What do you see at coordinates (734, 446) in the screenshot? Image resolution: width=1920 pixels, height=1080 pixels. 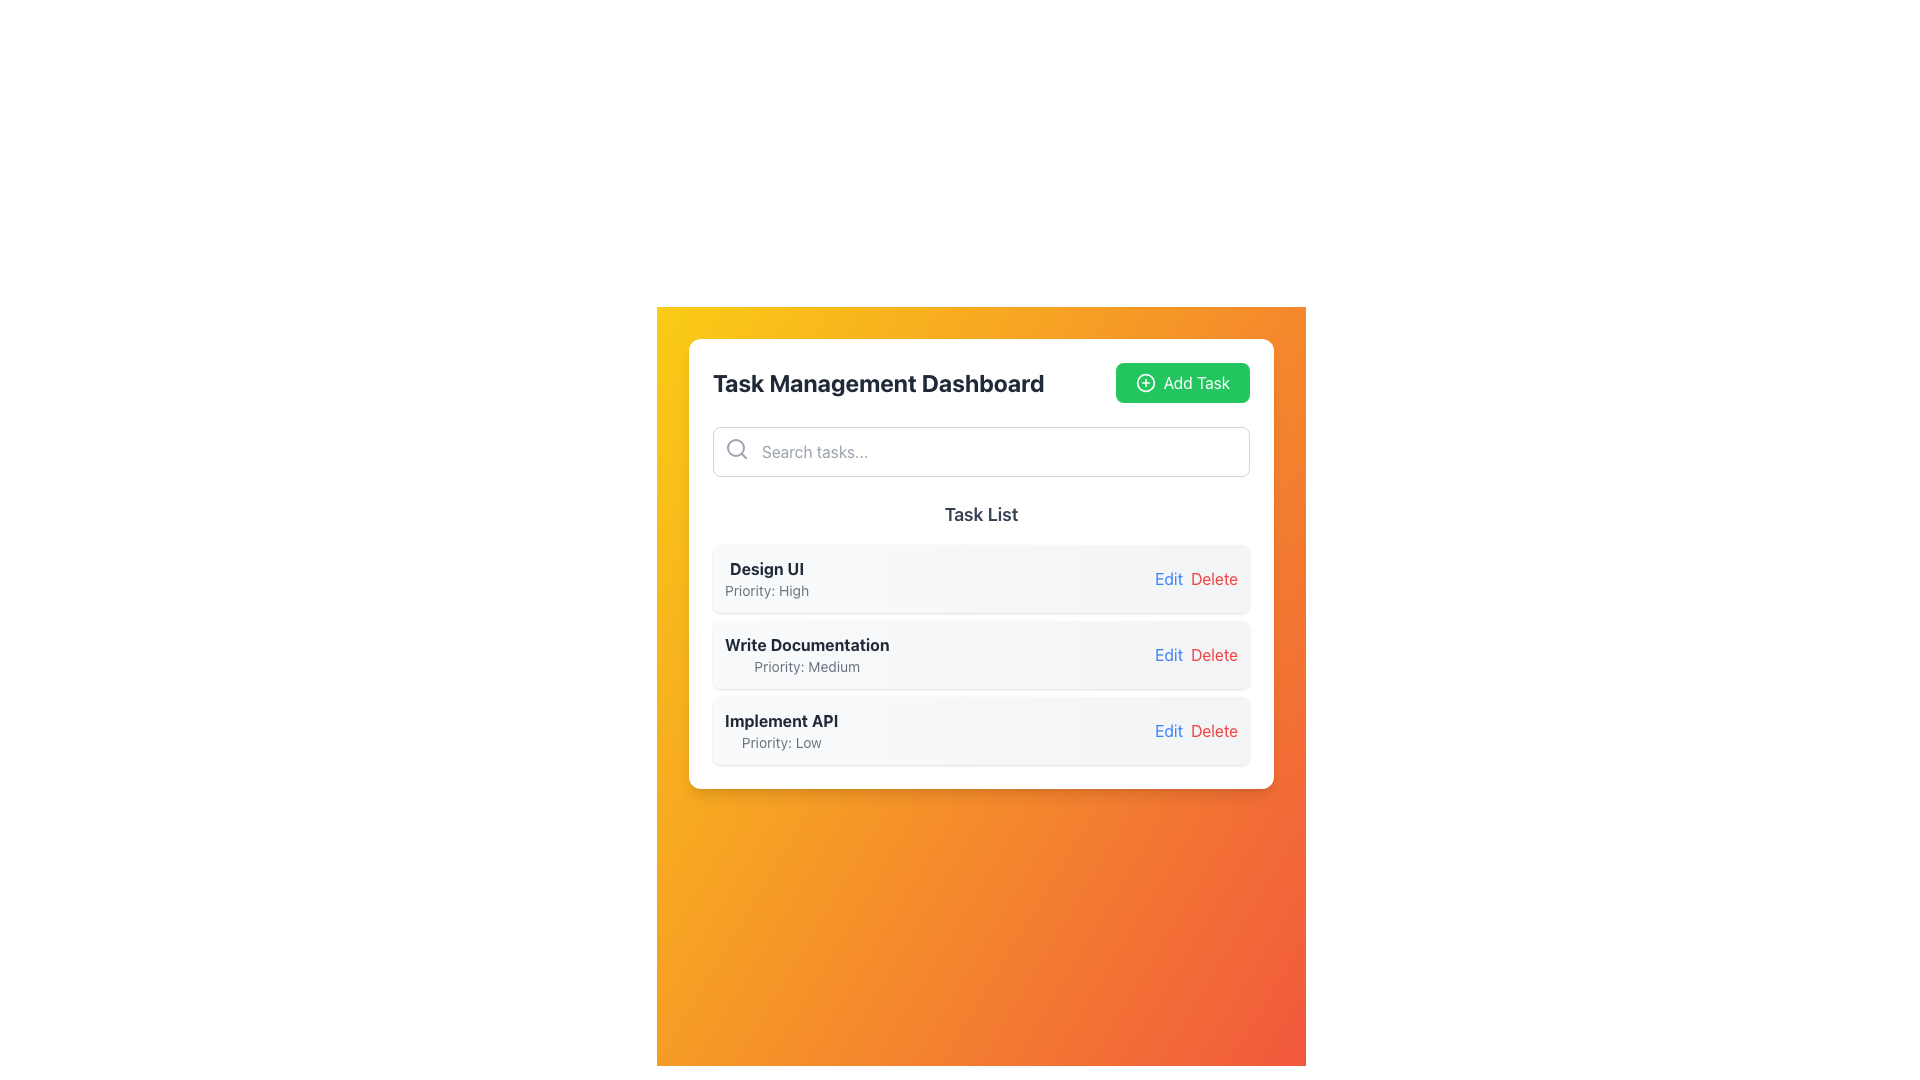 I see `the circular part of the magnifying glass icon representing the search functionality, located in the leftmost area of the search bar` at bounding box center [734, 446].